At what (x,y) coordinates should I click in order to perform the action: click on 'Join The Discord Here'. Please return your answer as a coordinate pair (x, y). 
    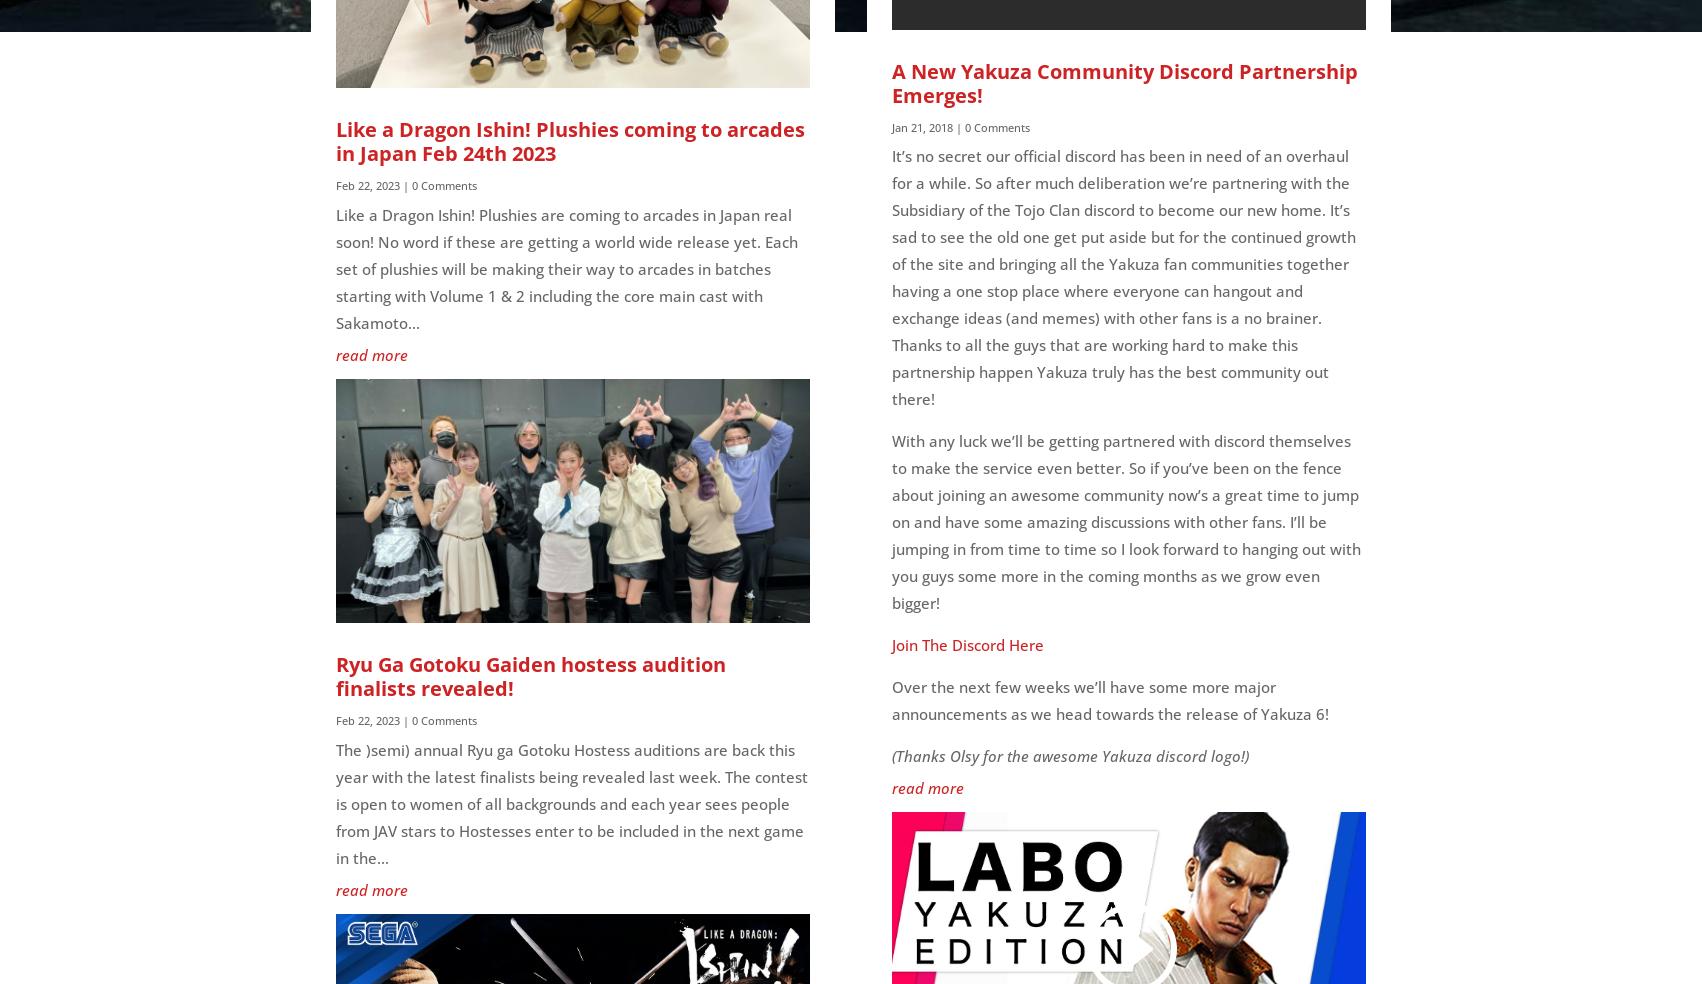
    Looking at the image, I should click on (892, 645).